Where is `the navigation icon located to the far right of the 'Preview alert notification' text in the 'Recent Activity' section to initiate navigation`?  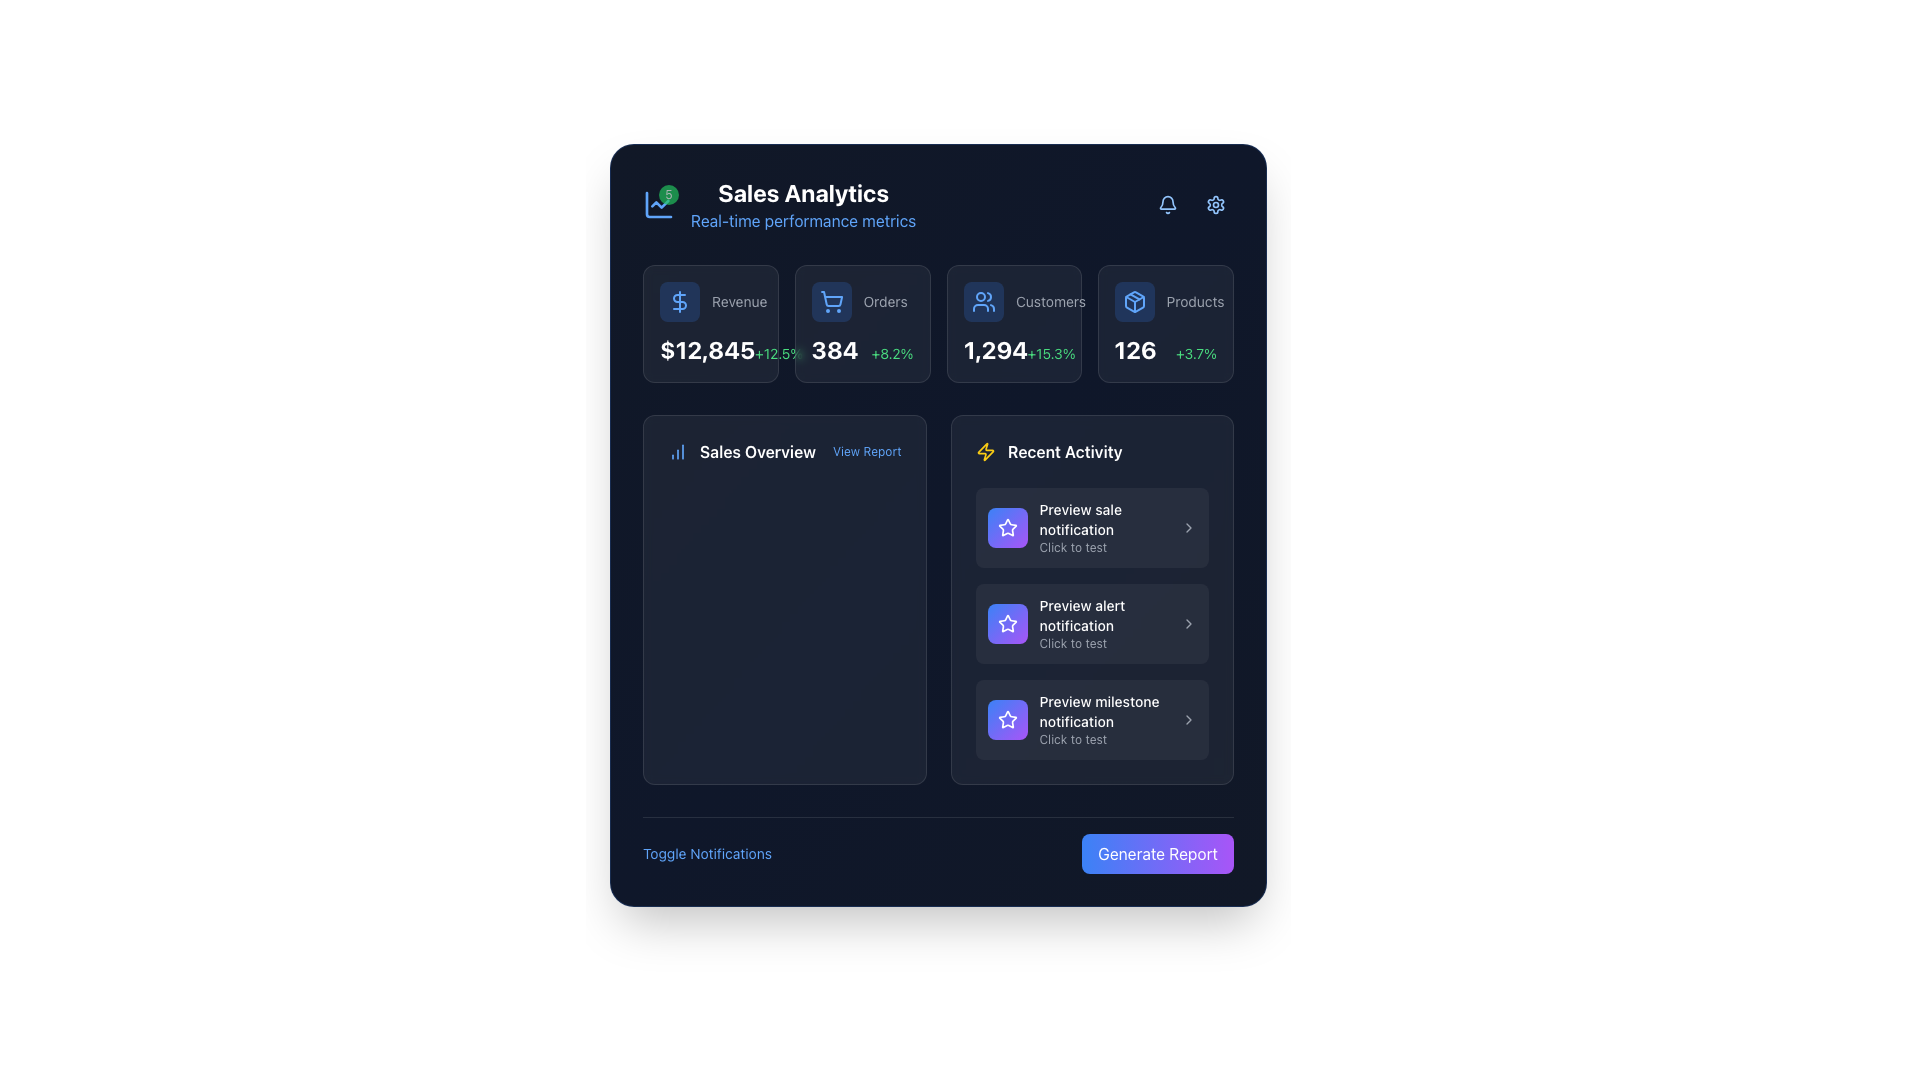 the navigation icon located to the far right of the 'Preview alert notification' text in the 'Recent Activity' section to initiate navigation is located at coordinates (1189, 623).